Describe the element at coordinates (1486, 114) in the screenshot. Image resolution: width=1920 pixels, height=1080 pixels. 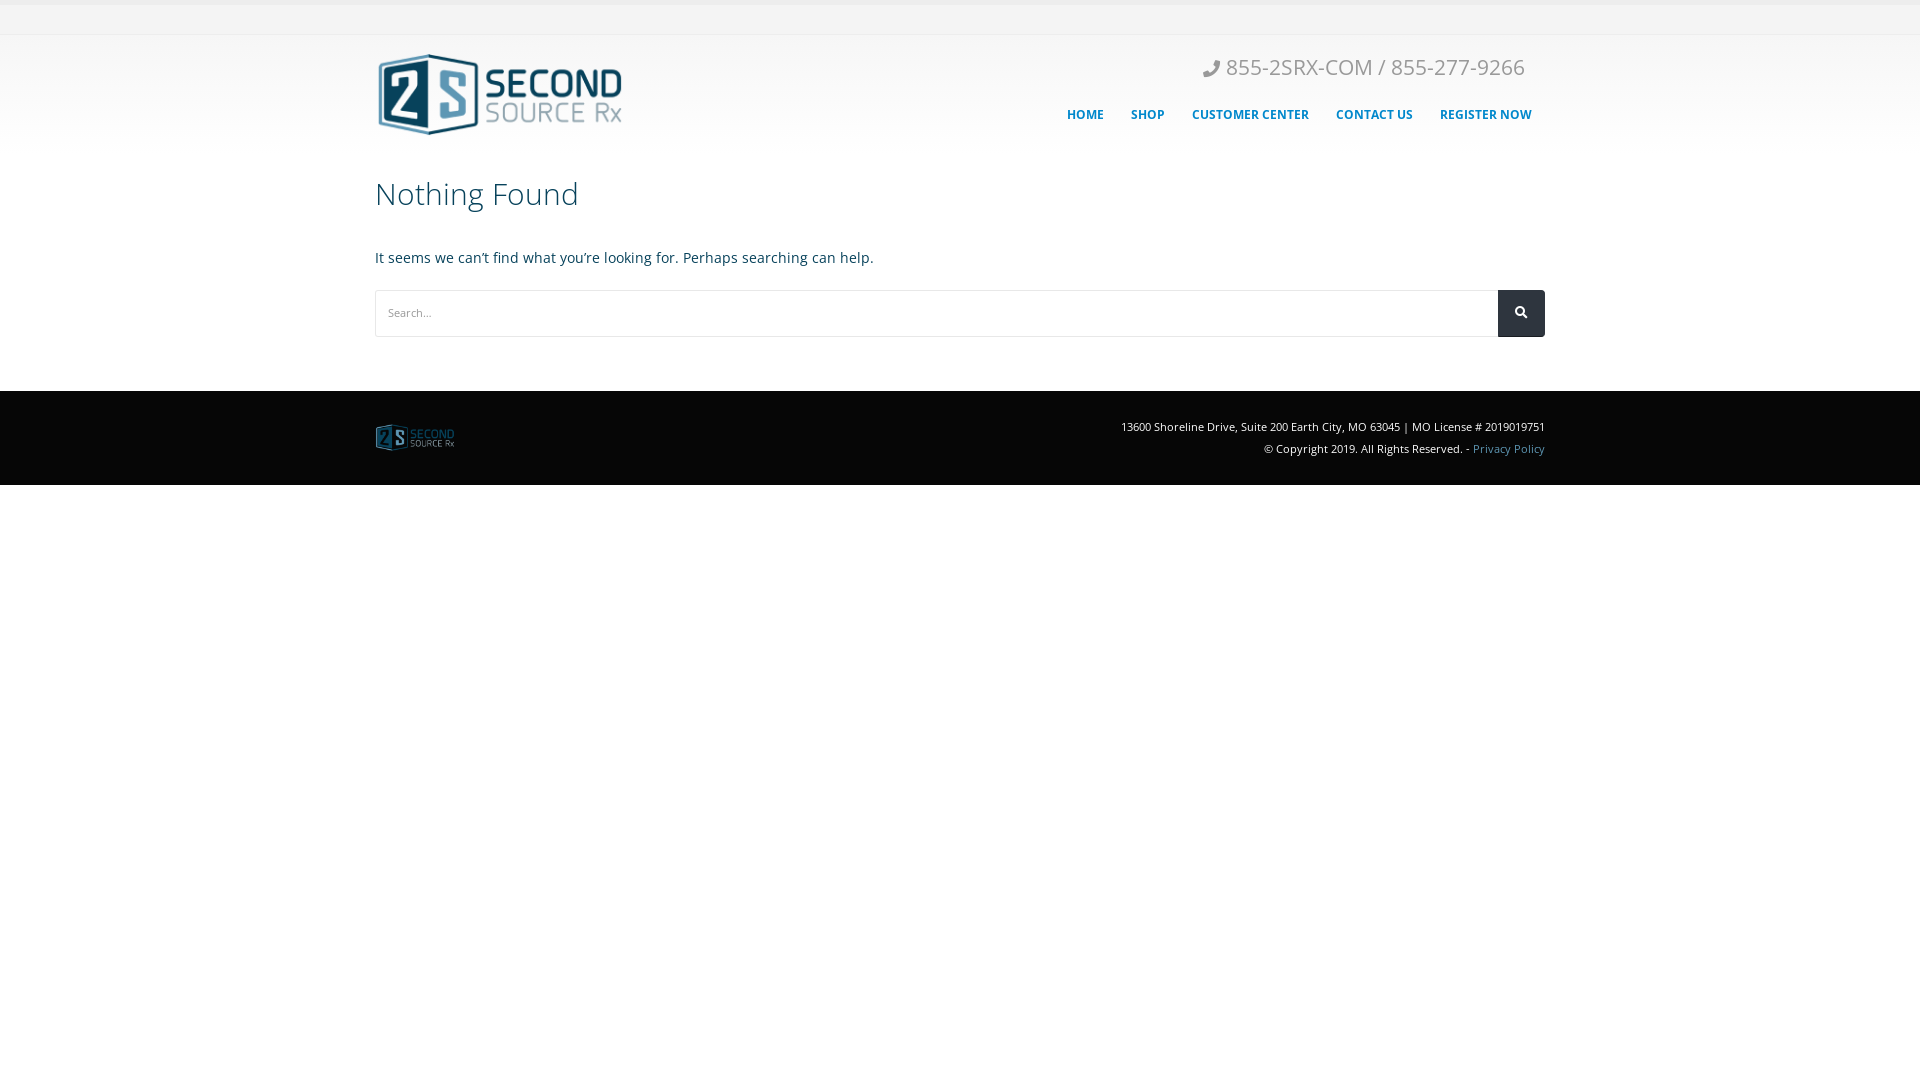
I see `'REGISTER NOW'` at that location.